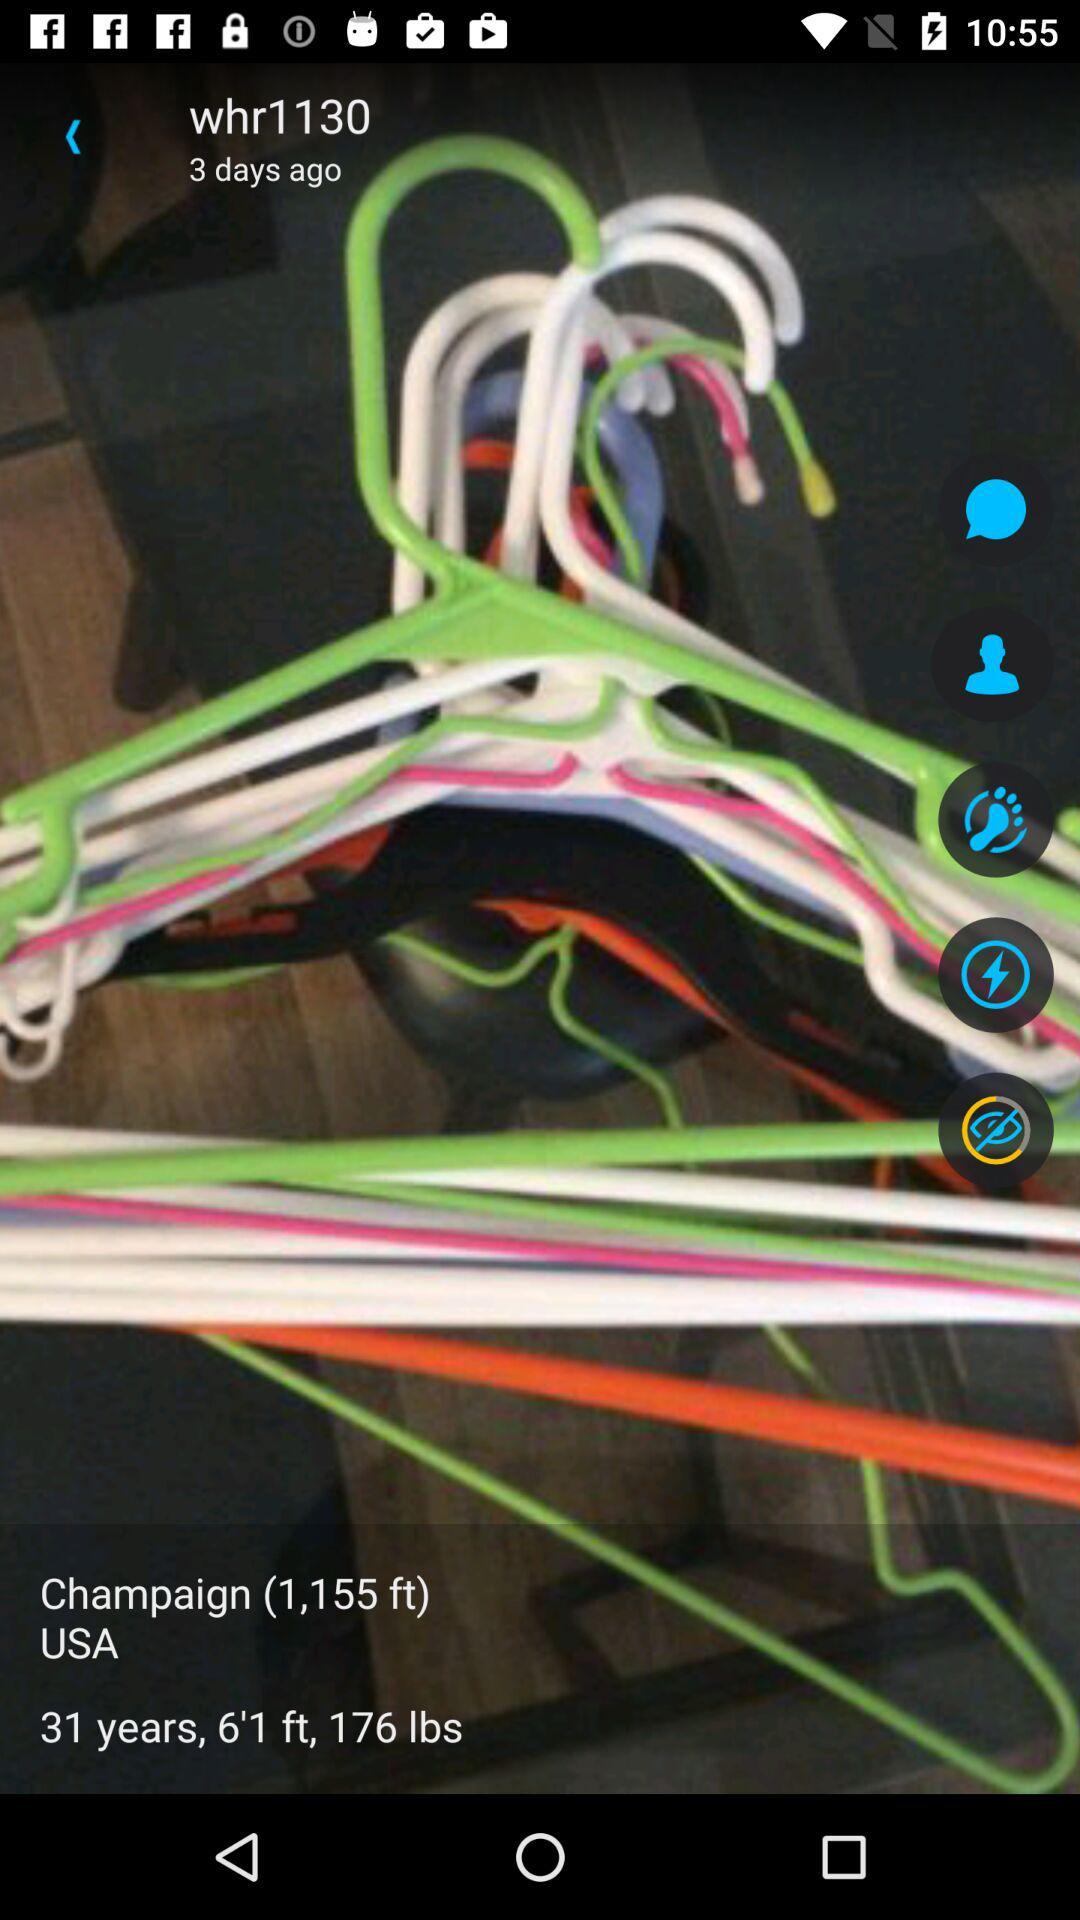 This screenshot has height=1920, width=1080. What do you see at coordinates (995, 509) in the screenshot?
I see `the chat icon` at bounding box center [995, 509].